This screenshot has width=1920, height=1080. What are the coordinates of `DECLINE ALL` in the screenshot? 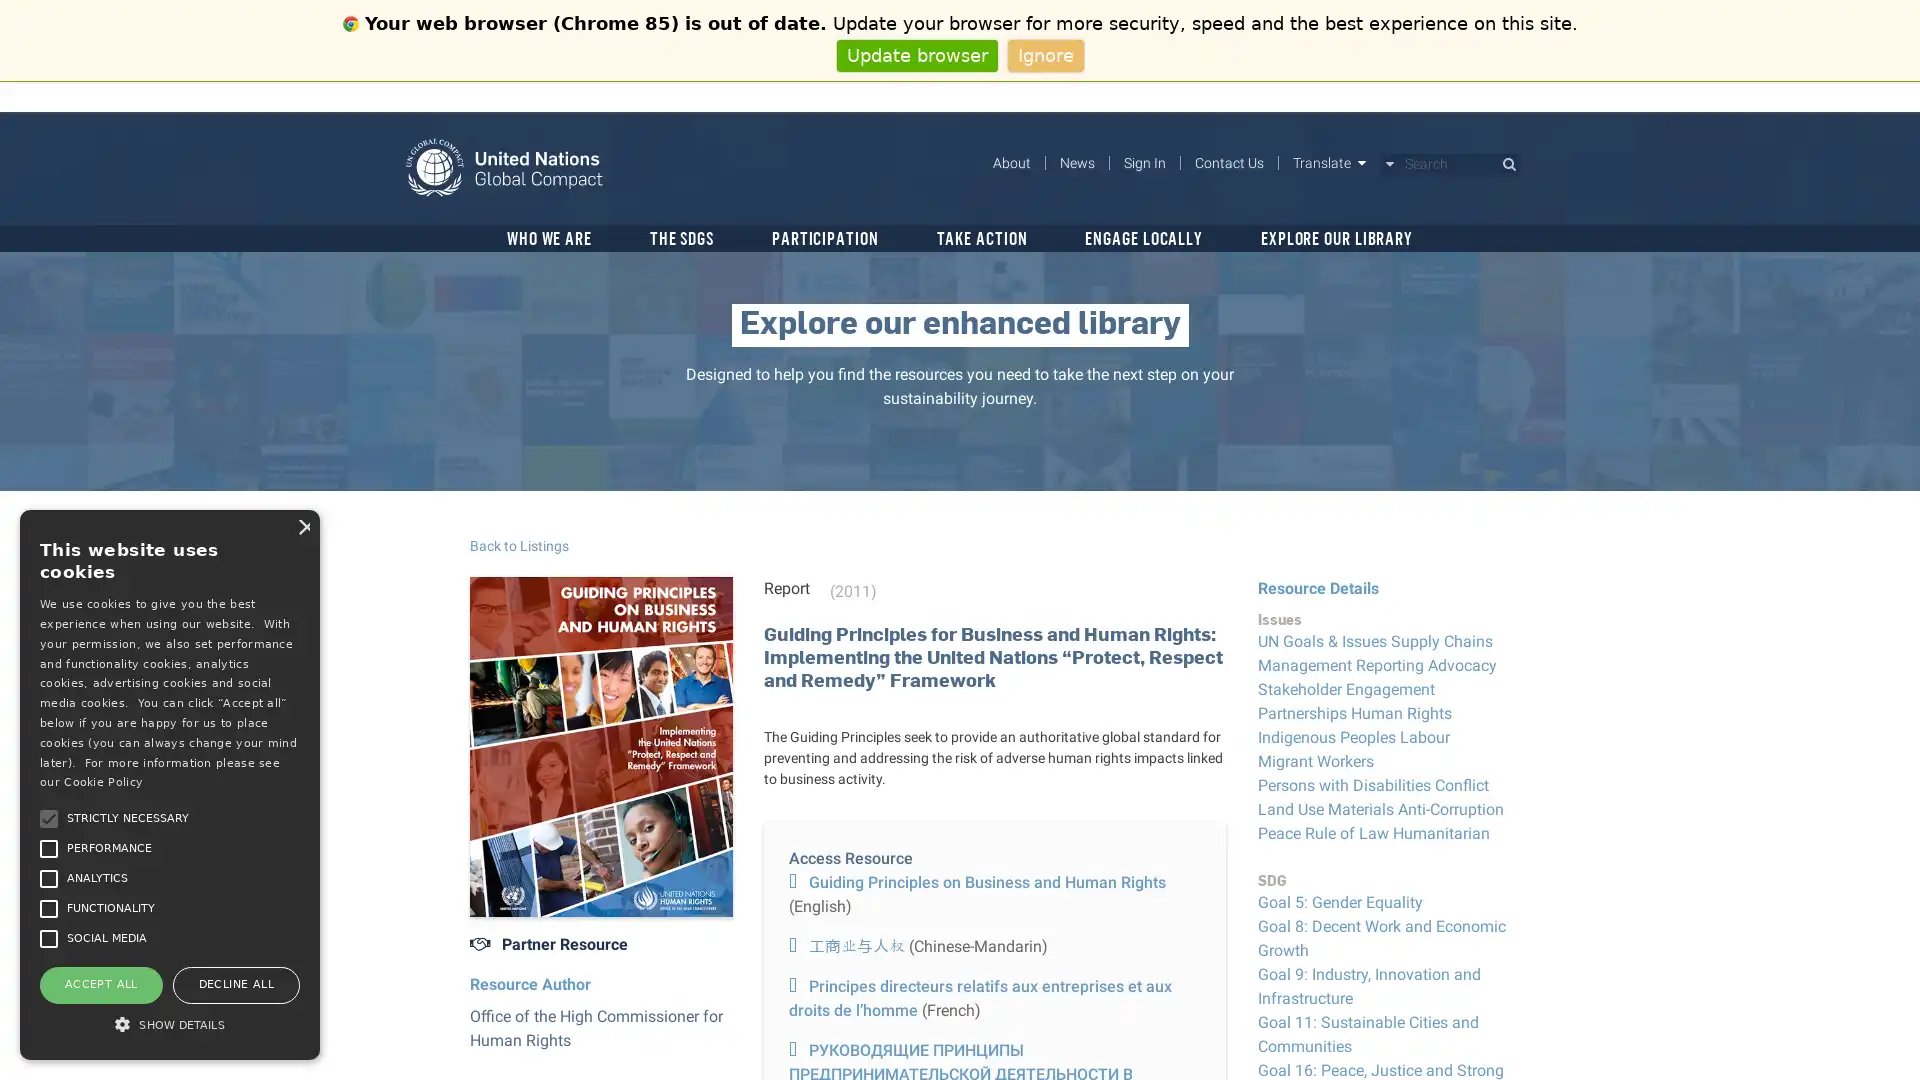 It's located at (235, 983).